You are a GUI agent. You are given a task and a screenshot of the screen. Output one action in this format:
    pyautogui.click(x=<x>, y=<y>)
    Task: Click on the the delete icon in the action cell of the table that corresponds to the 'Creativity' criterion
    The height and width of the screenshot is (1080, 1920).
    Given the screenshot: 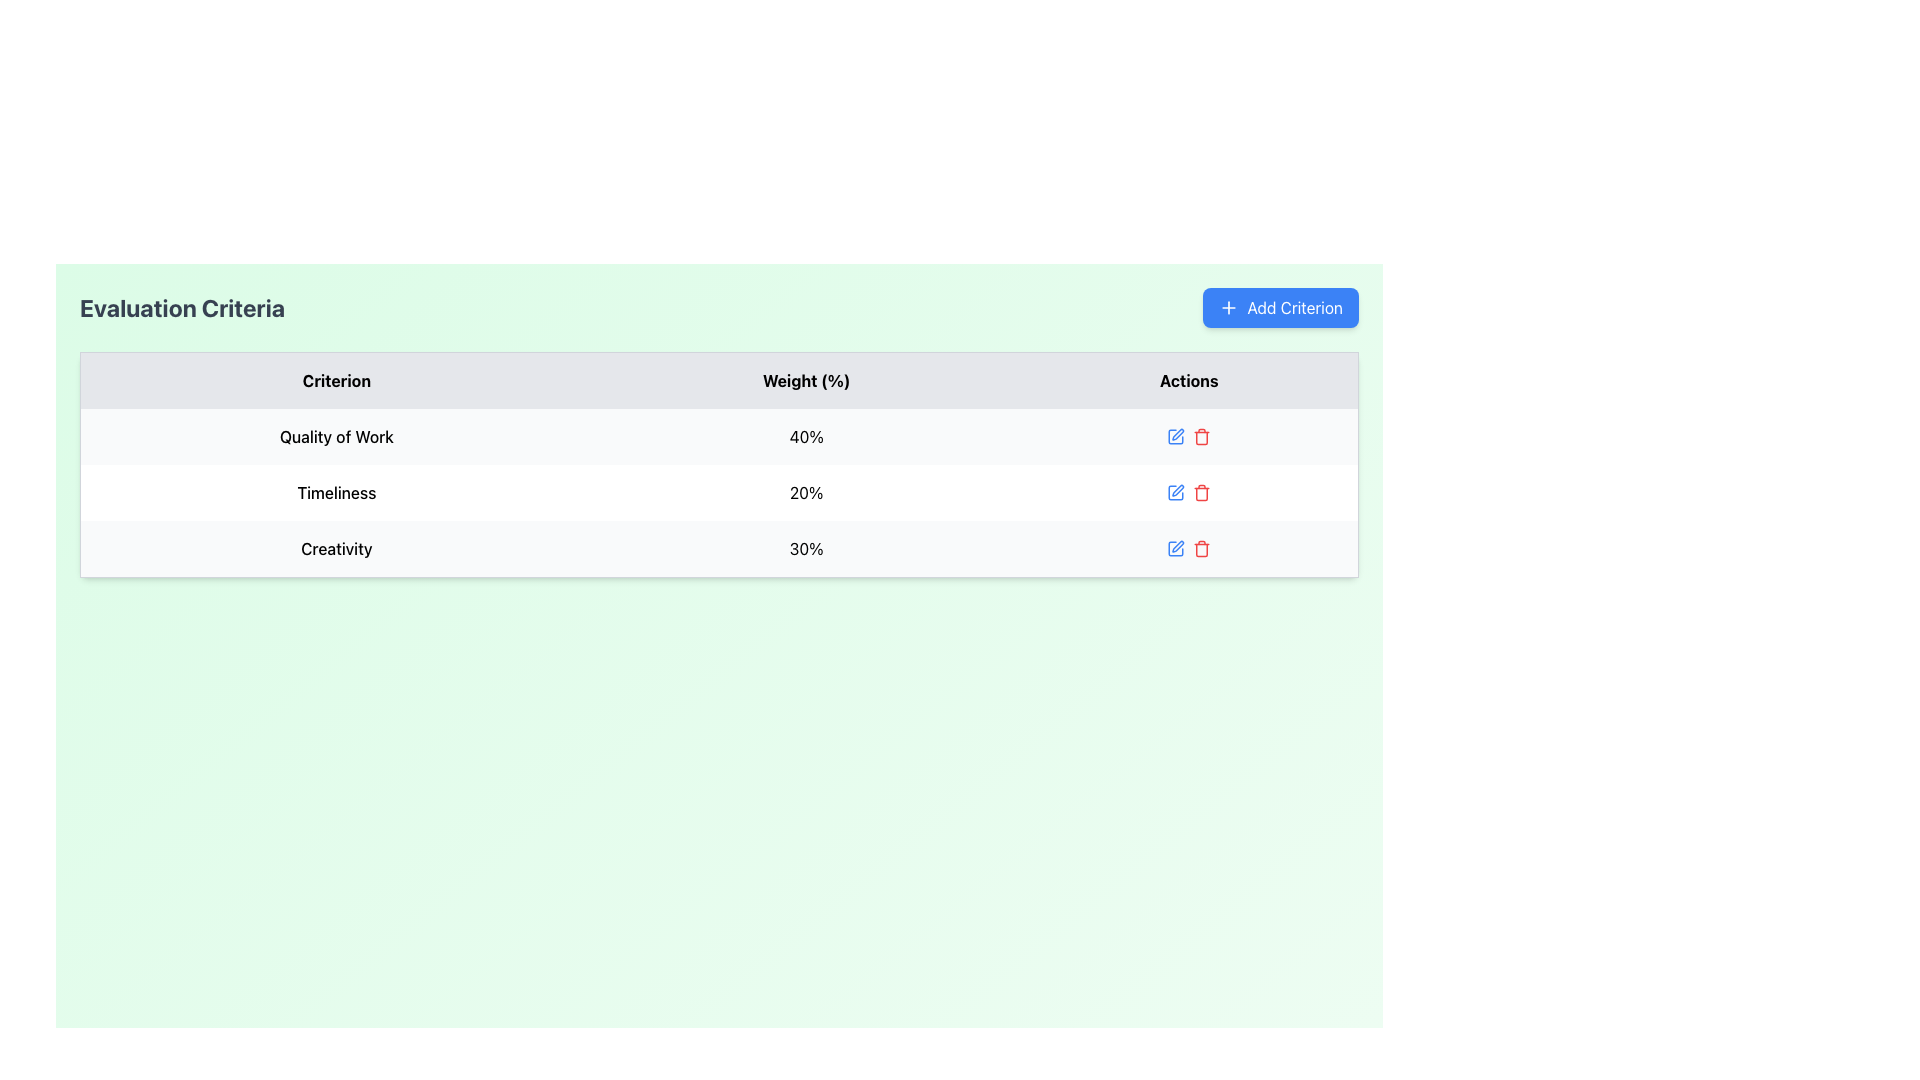 What is the action you would take?
    pyautogui.click(x=1189, y=548)
    